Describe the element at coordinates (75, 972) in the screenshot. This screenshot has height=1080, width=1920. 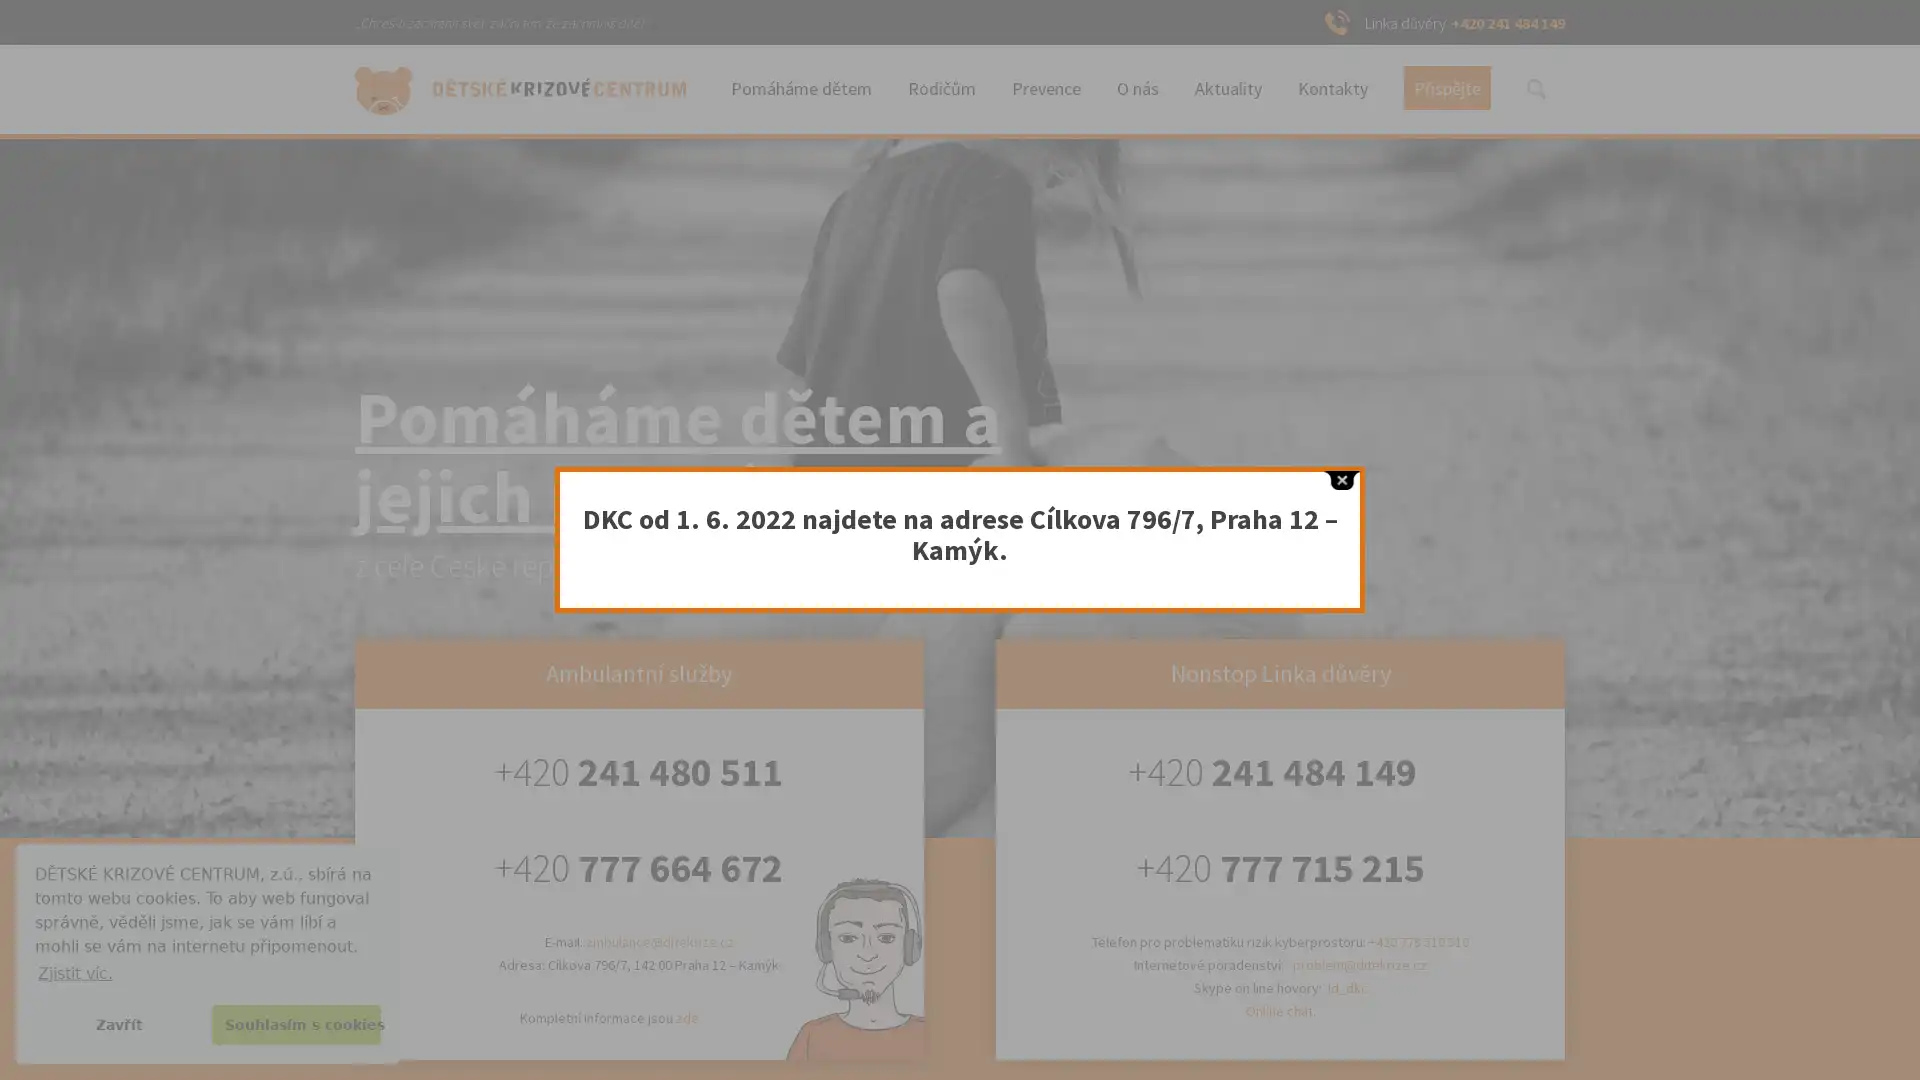
I see `learn more about cookies` at that location.